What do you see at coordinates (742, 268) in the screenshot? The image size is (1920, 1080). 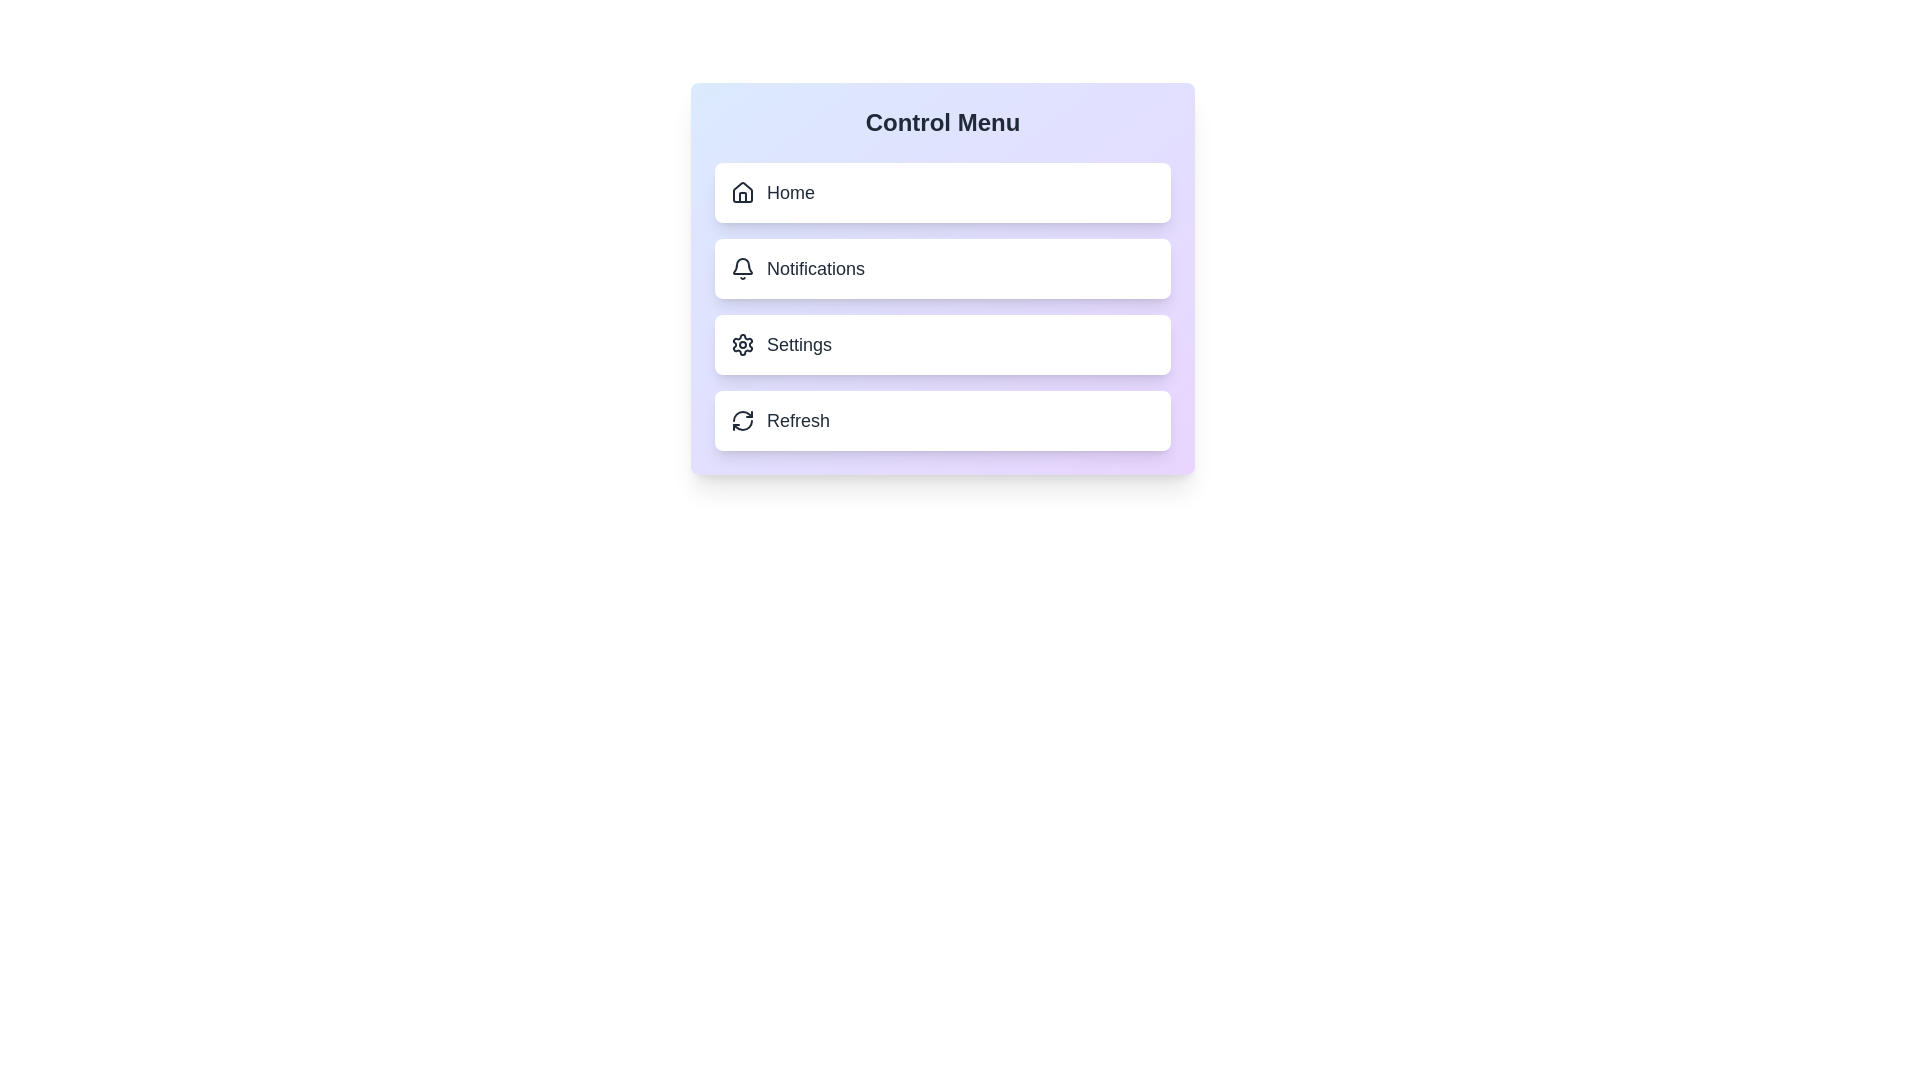 I see `the icon associated with the menu option Notifications` at bounding box center [742, 268].